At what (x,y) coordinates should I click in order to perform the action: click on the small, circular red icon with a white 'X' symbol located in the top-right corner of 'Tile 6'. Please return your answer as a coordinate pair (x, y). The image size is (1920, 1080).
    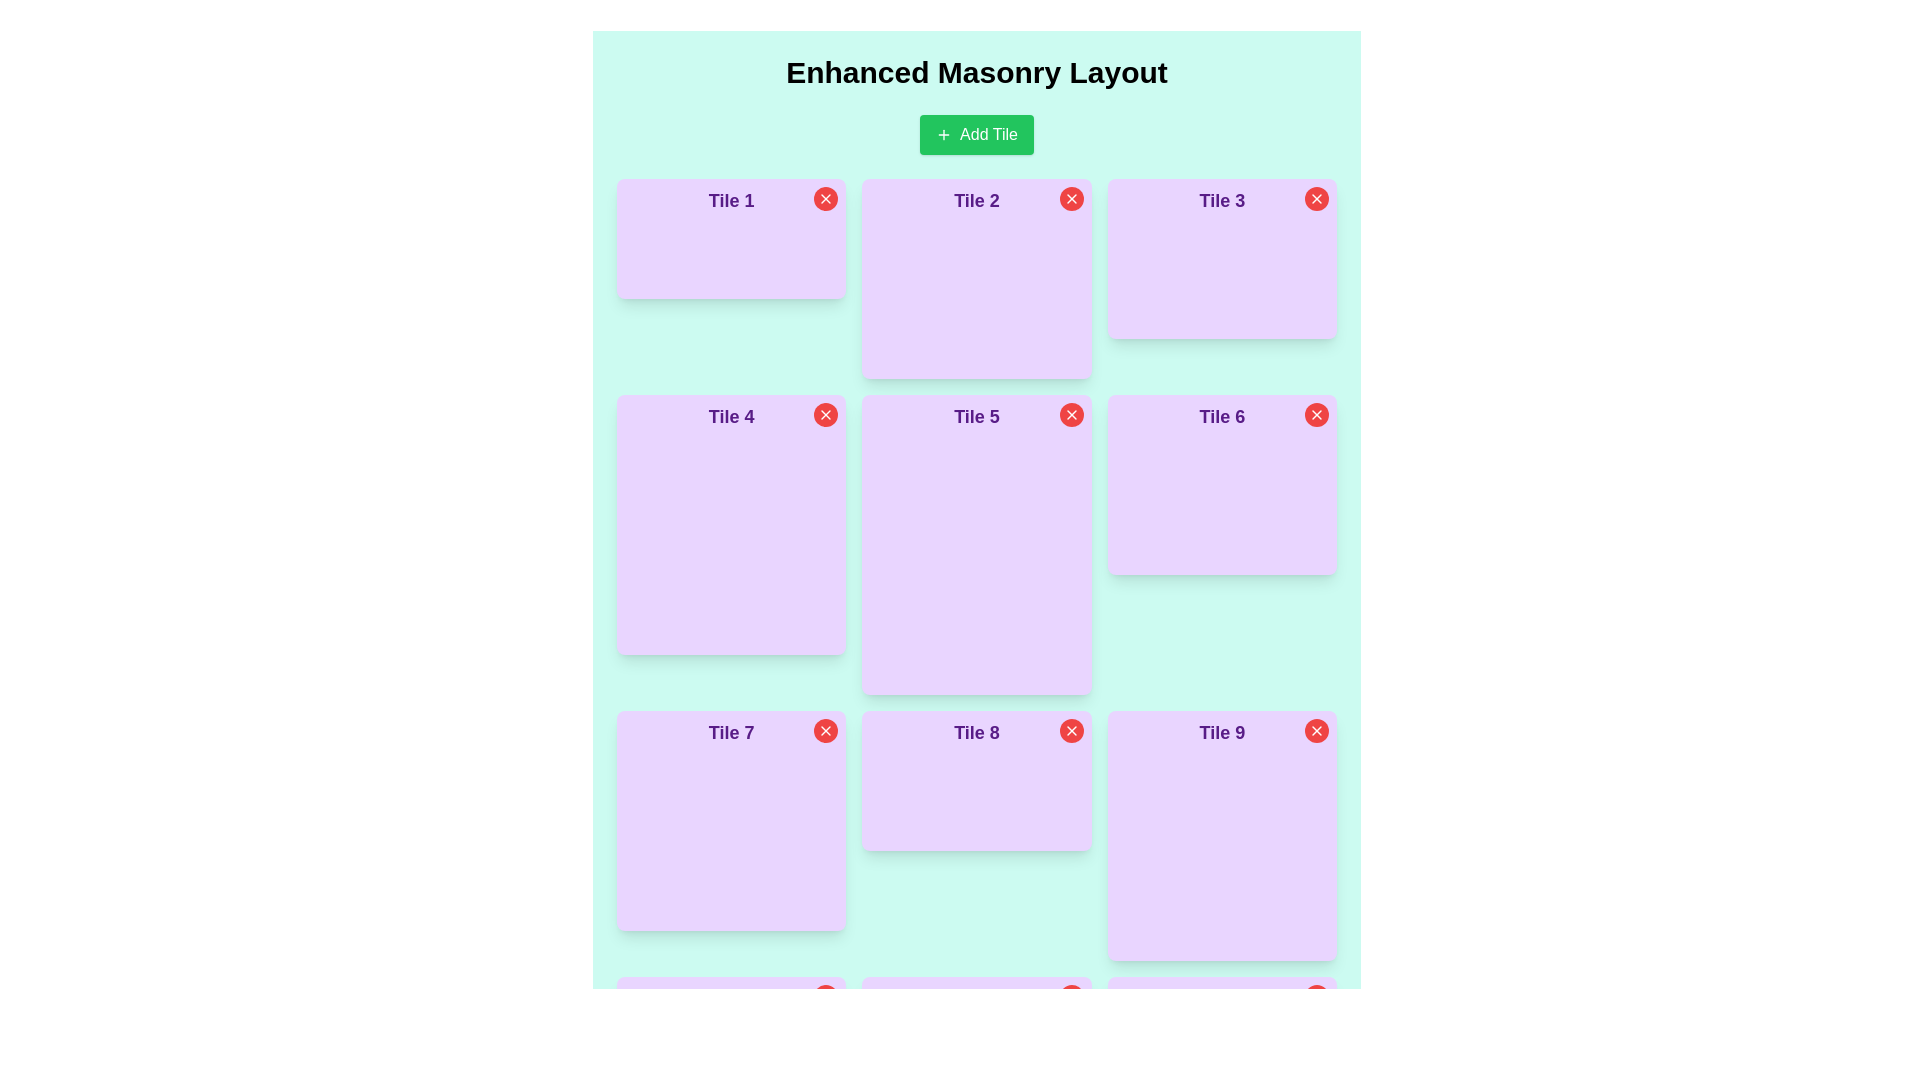
    Looking at the image, I should click on (1316, 414).